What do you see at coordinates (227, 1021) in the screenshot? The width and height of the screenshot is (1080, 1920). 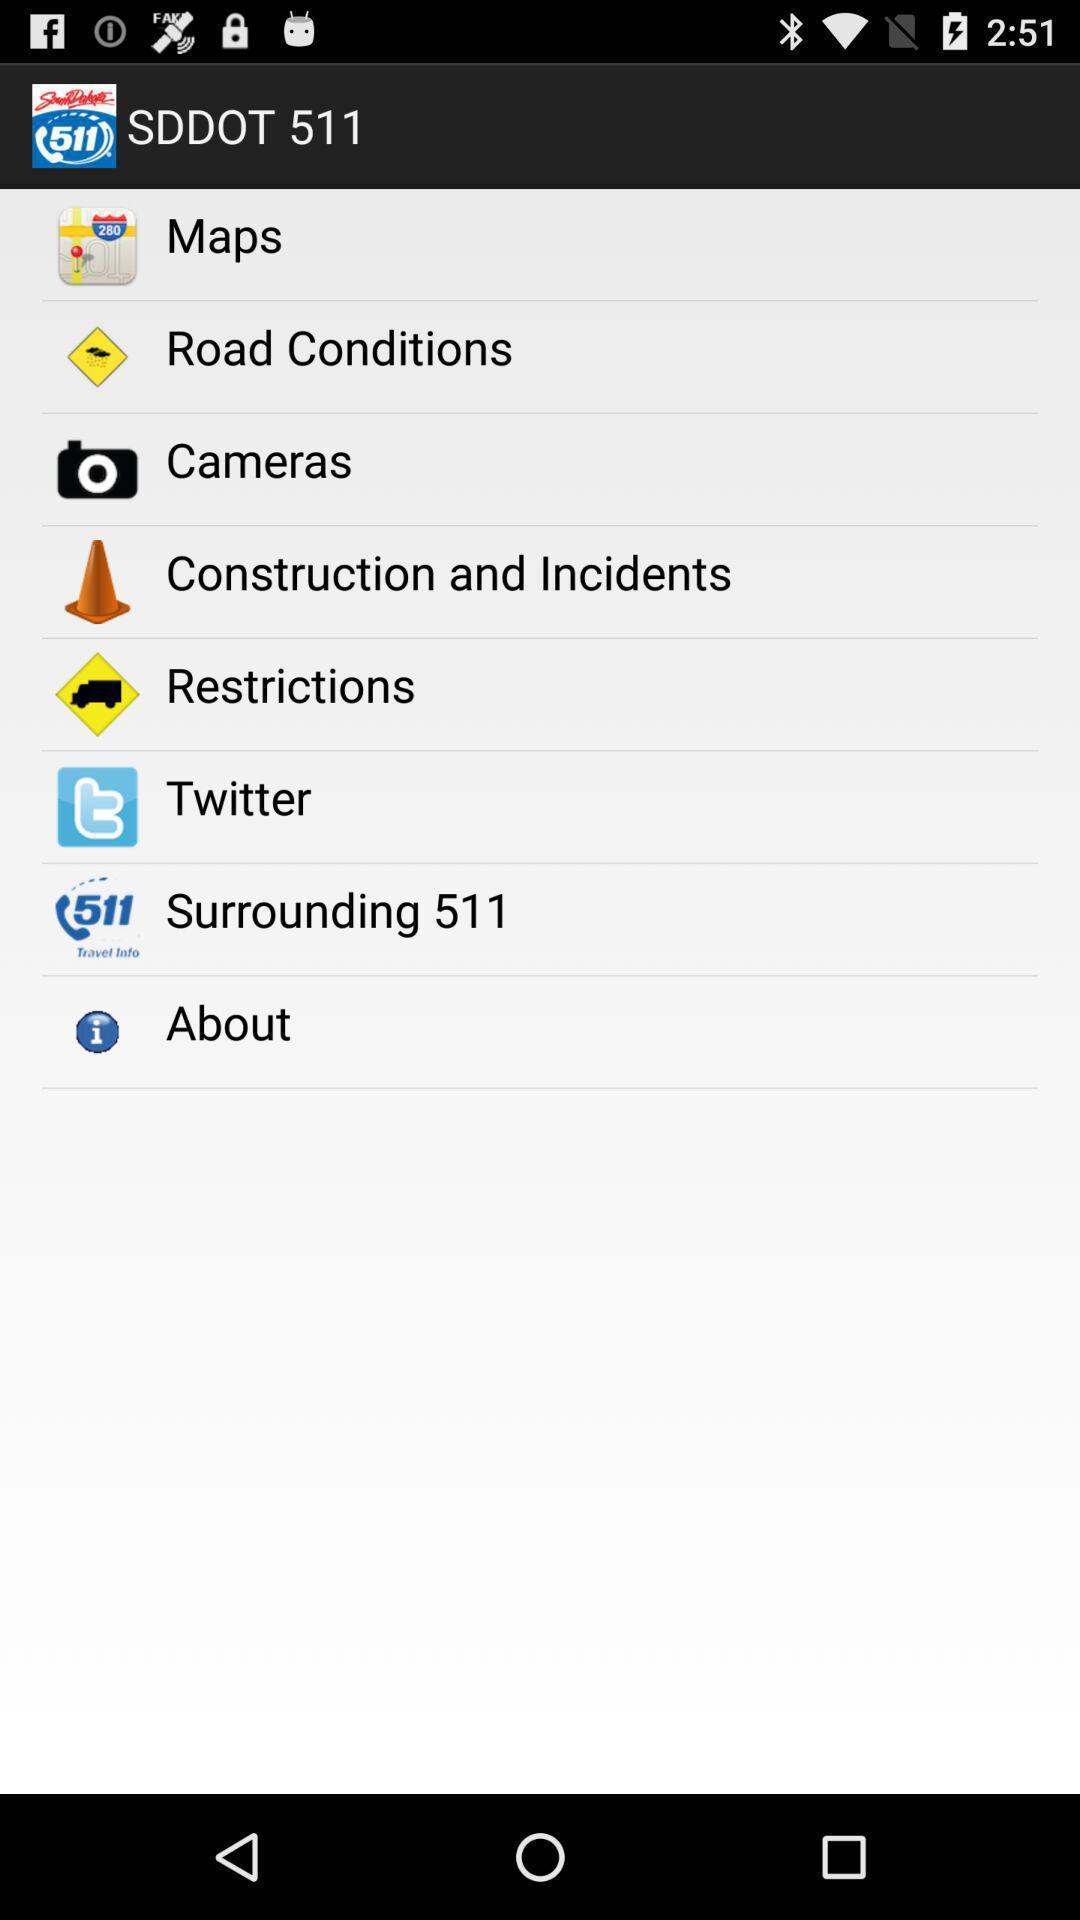 I see `about` at bounding box center [227, 1021].